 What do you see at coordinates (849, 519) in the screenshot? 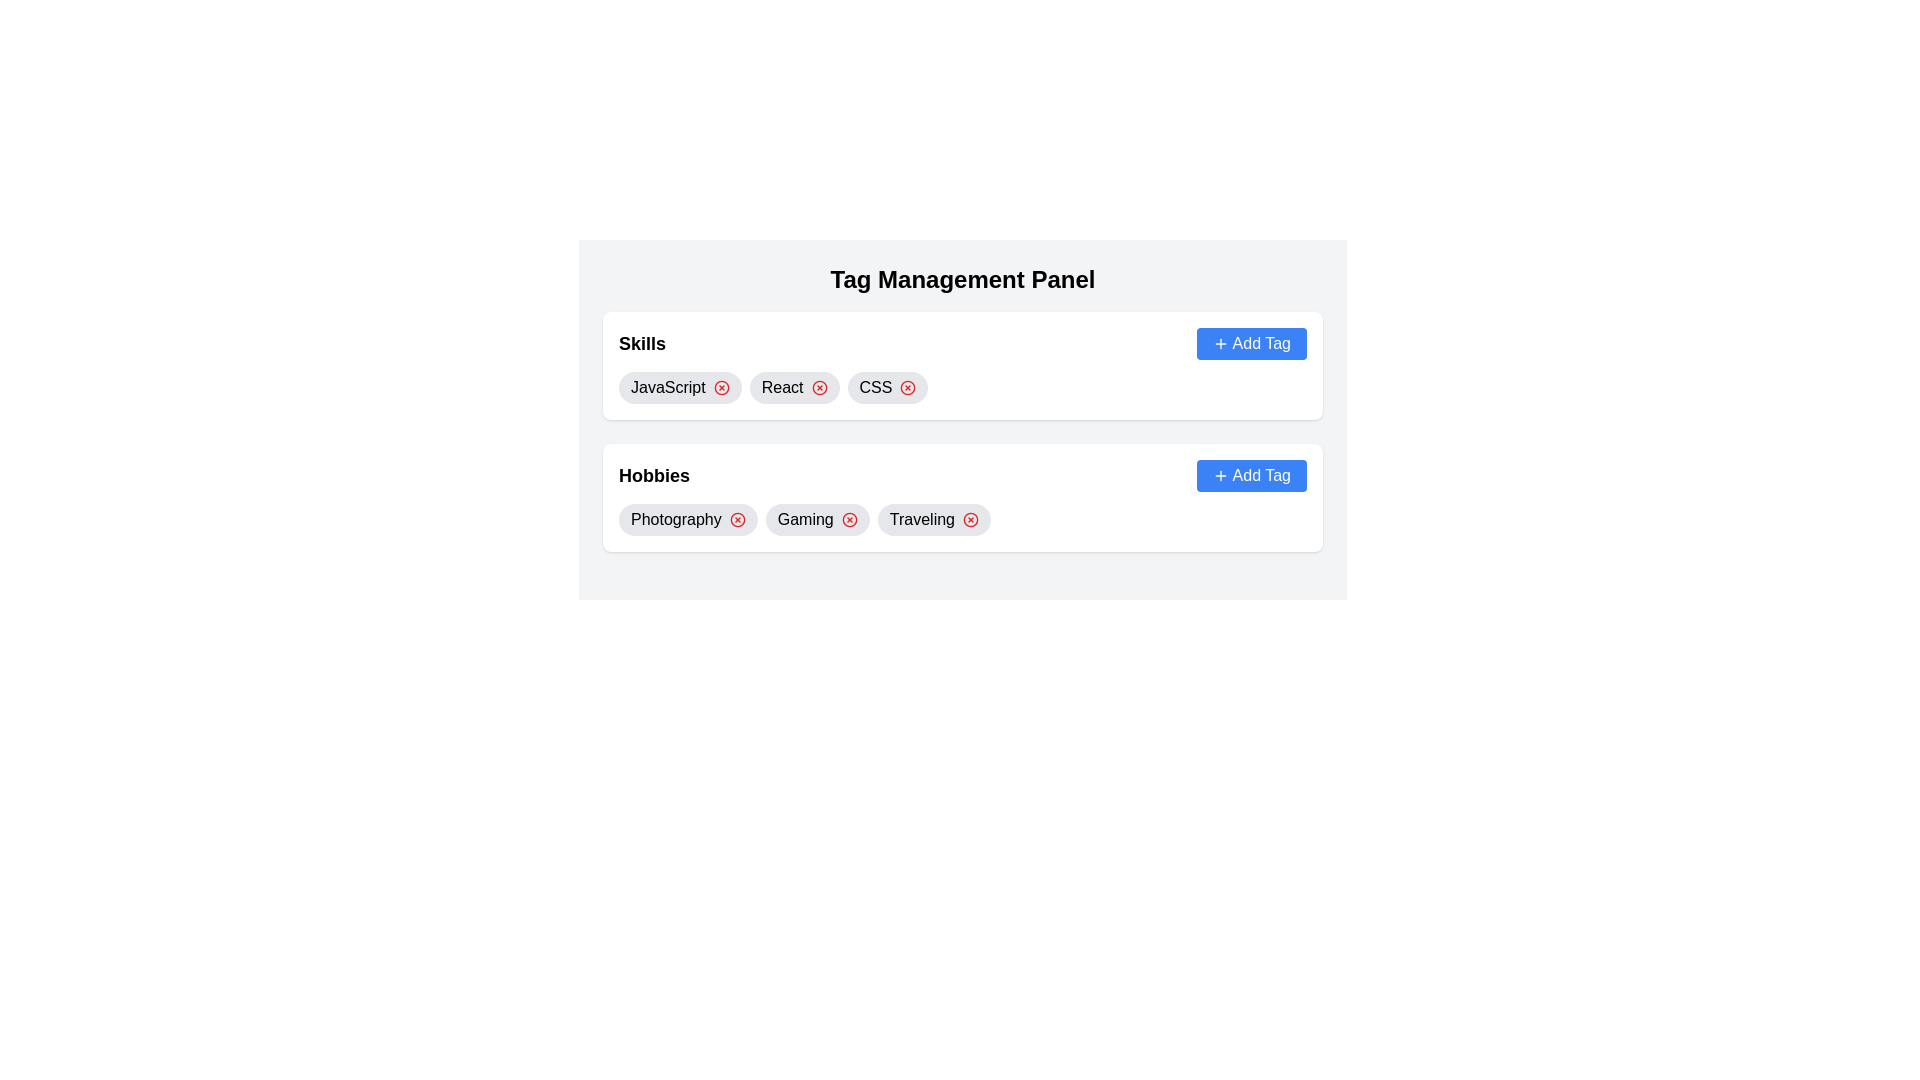
I see `the delete button for the 'Gaming' tag located in the 'Hobbies' section` at bounding box center [849, 519].